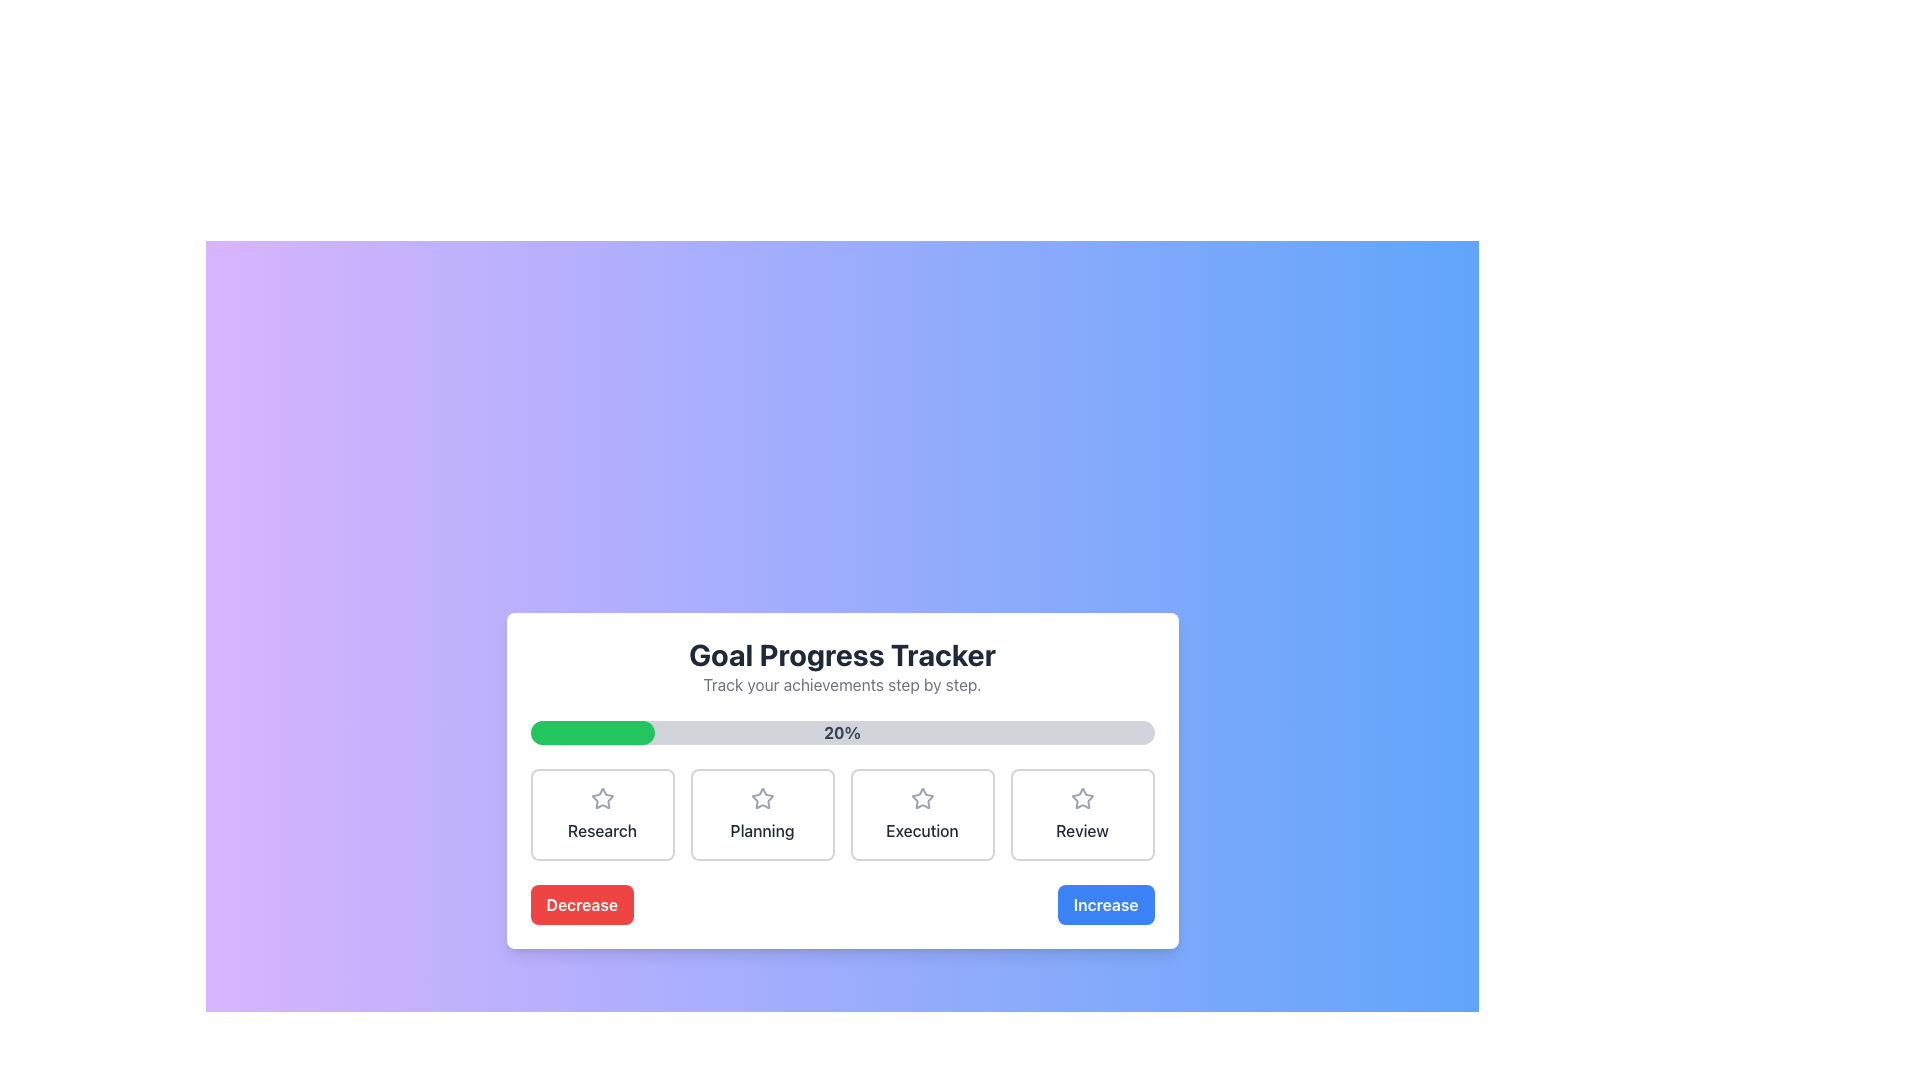 The image size is (1920, 1080). Describe the element at coordinates (842, 684) in the screenshot. I see `the text label displaying 'Track your achievements step by step.' located below the title 'Goal Progress Tracker'` at that location.